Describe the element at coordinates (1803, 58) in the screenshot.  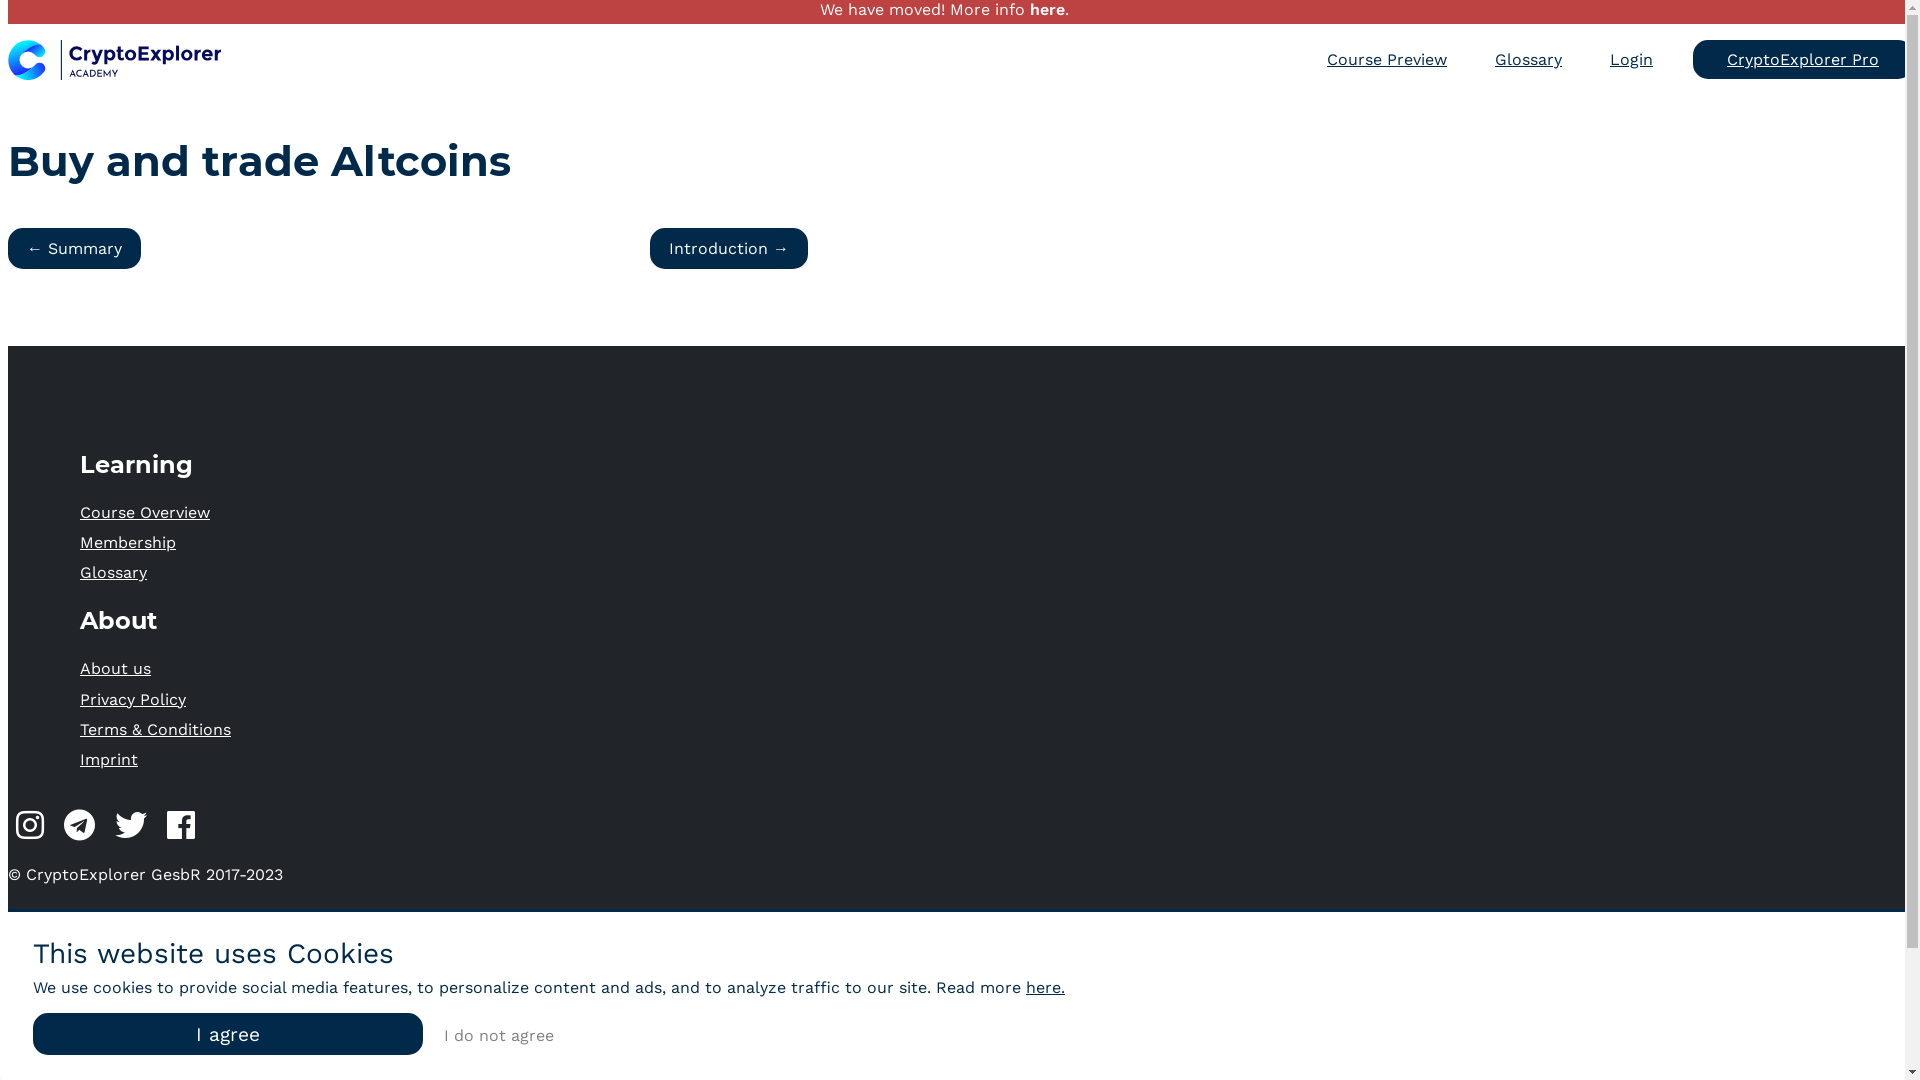
I see `'CryptoExplorer Pro'` at that location.